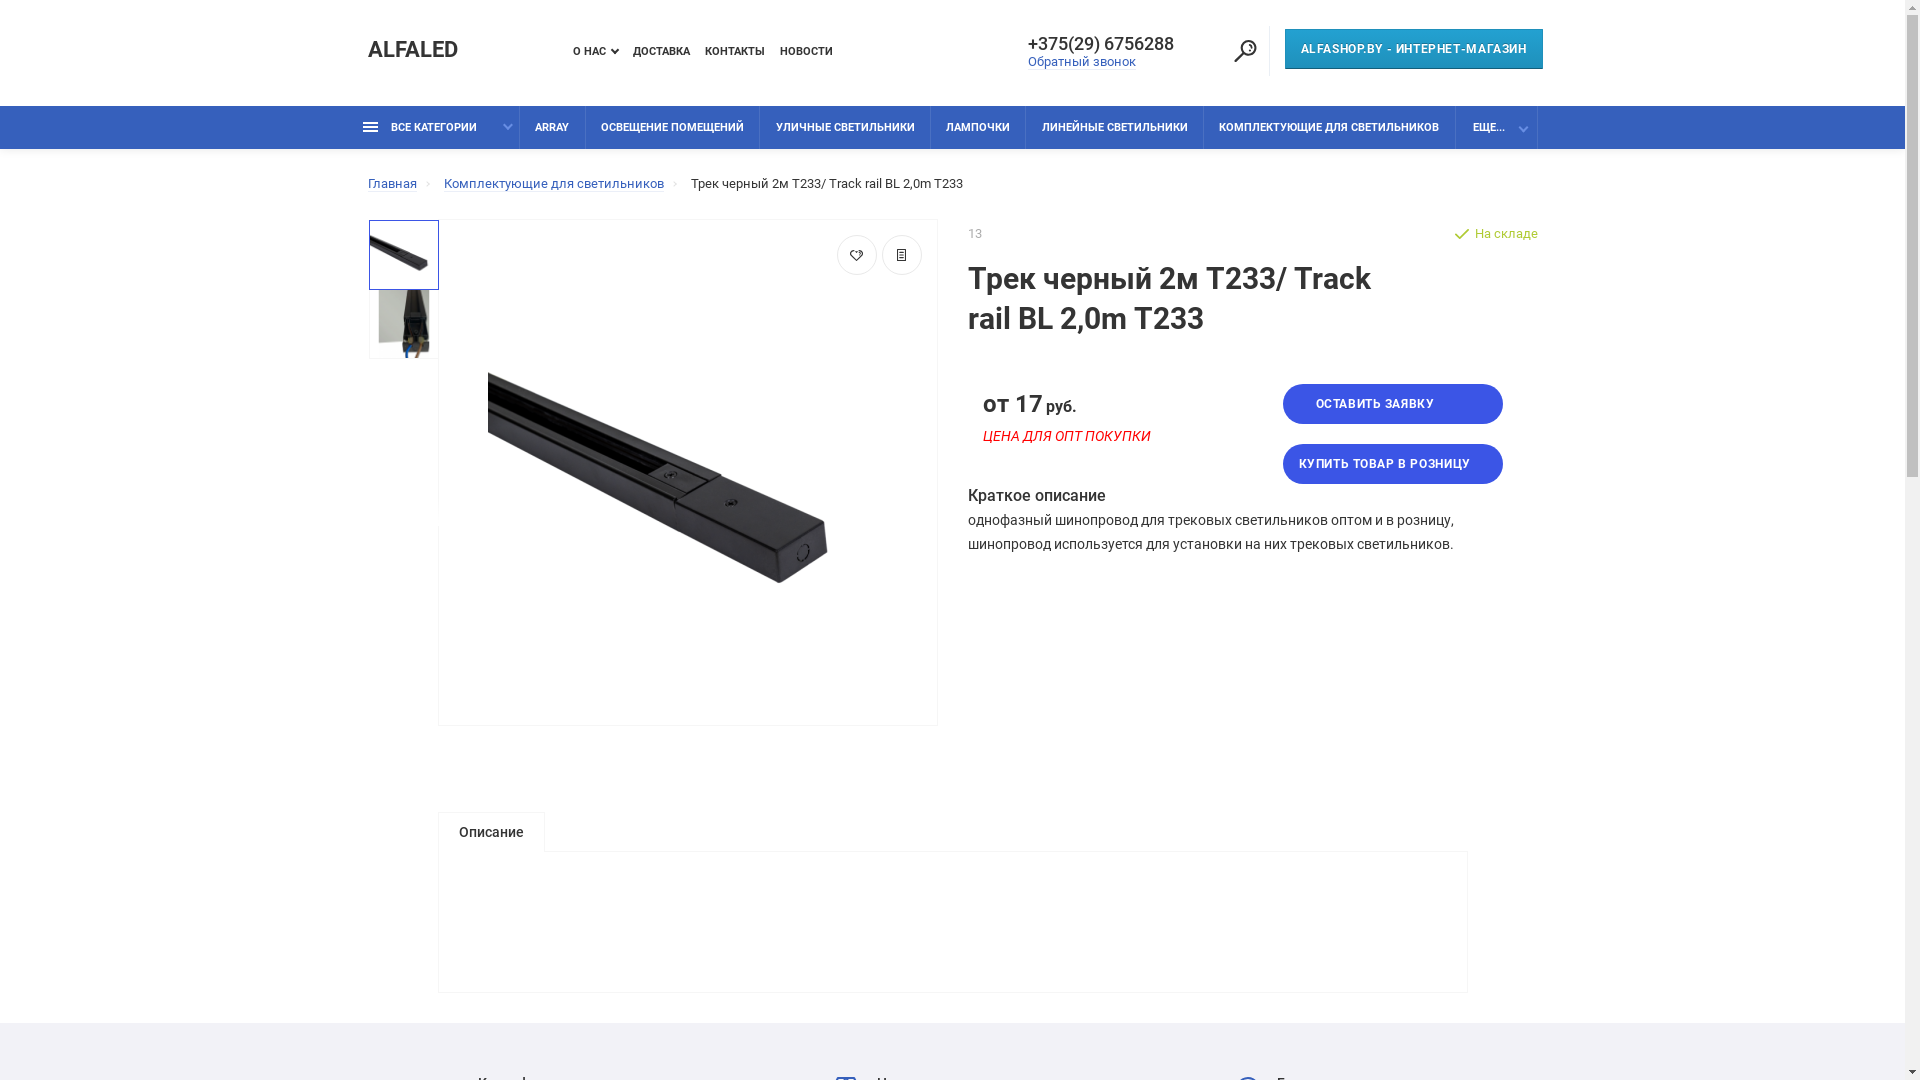  I want to click on 'ARRAY', so click(552, 127).